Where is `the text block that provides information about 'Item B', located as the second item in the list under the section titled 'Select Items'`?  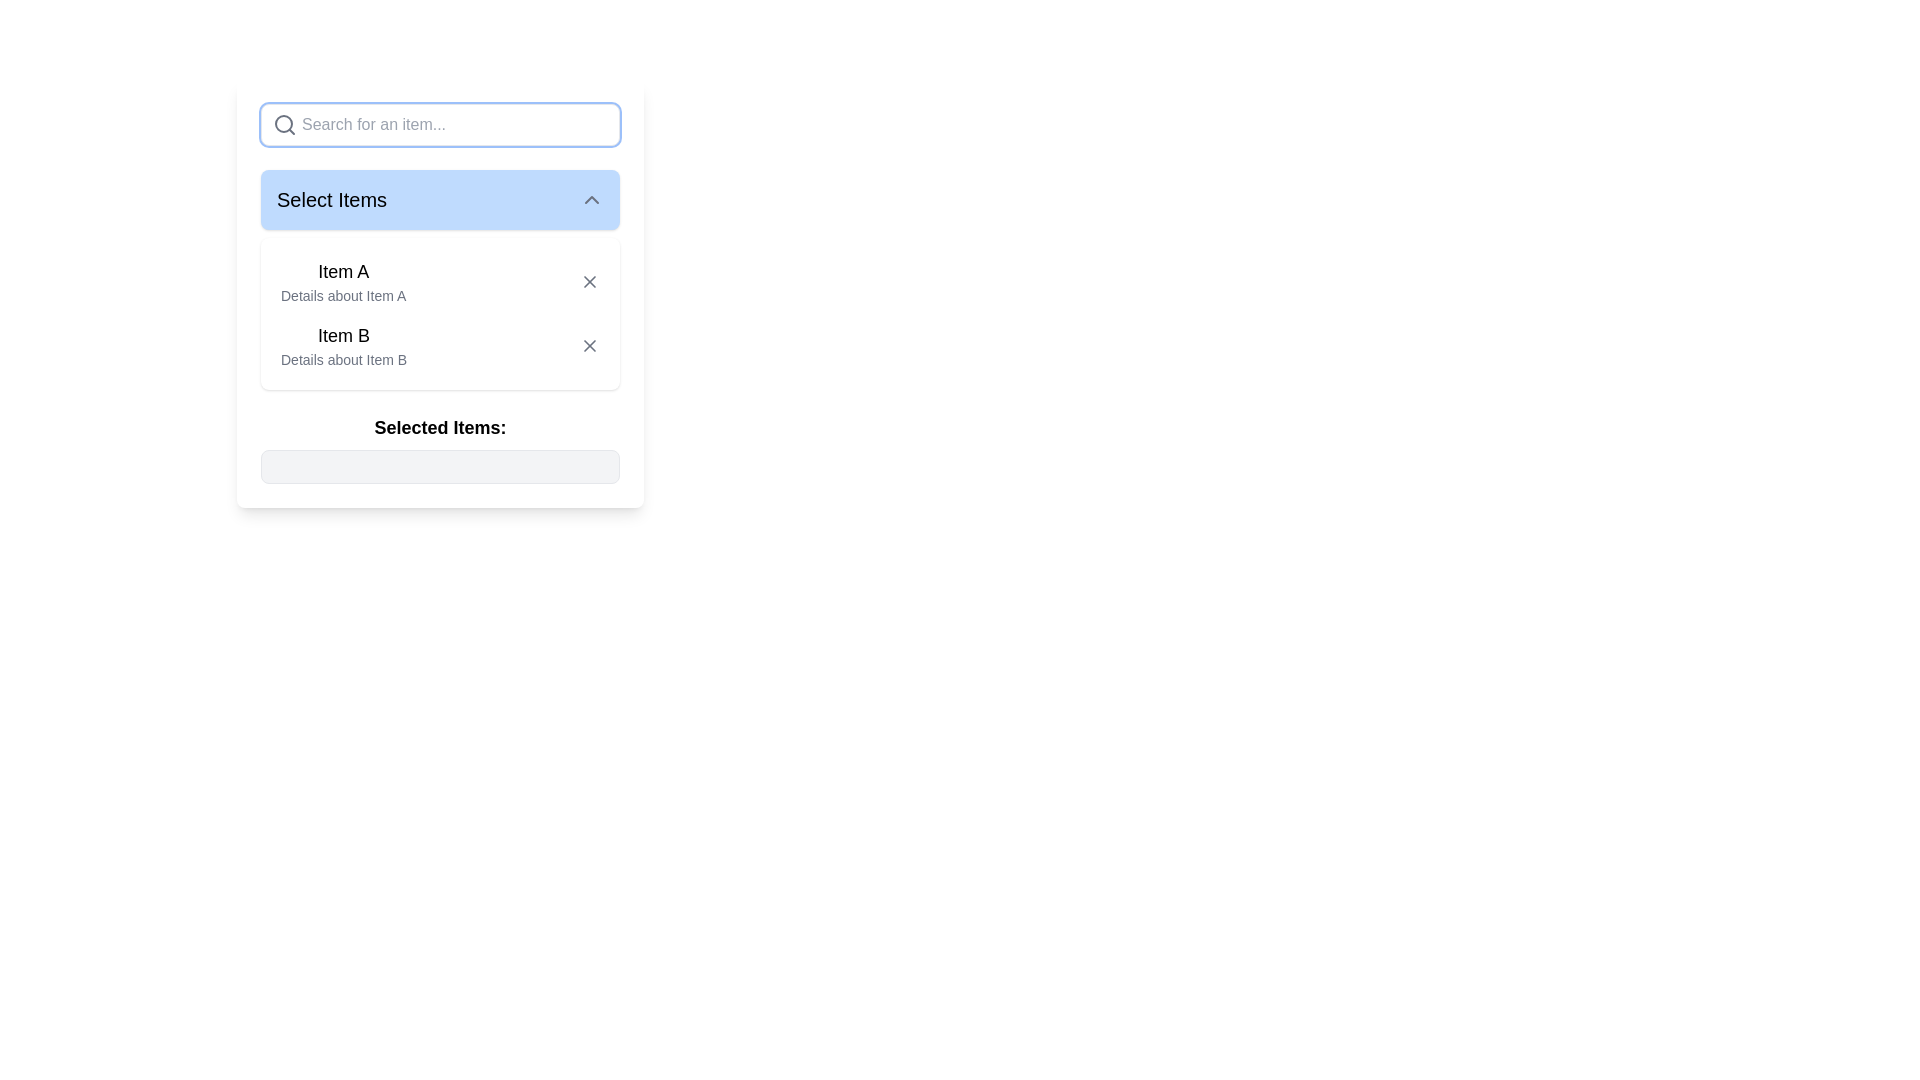
the text block that provides information about 'Item B', located as the second item in the list under the section titled 'Select Items' is located at coordinates (344, 345).